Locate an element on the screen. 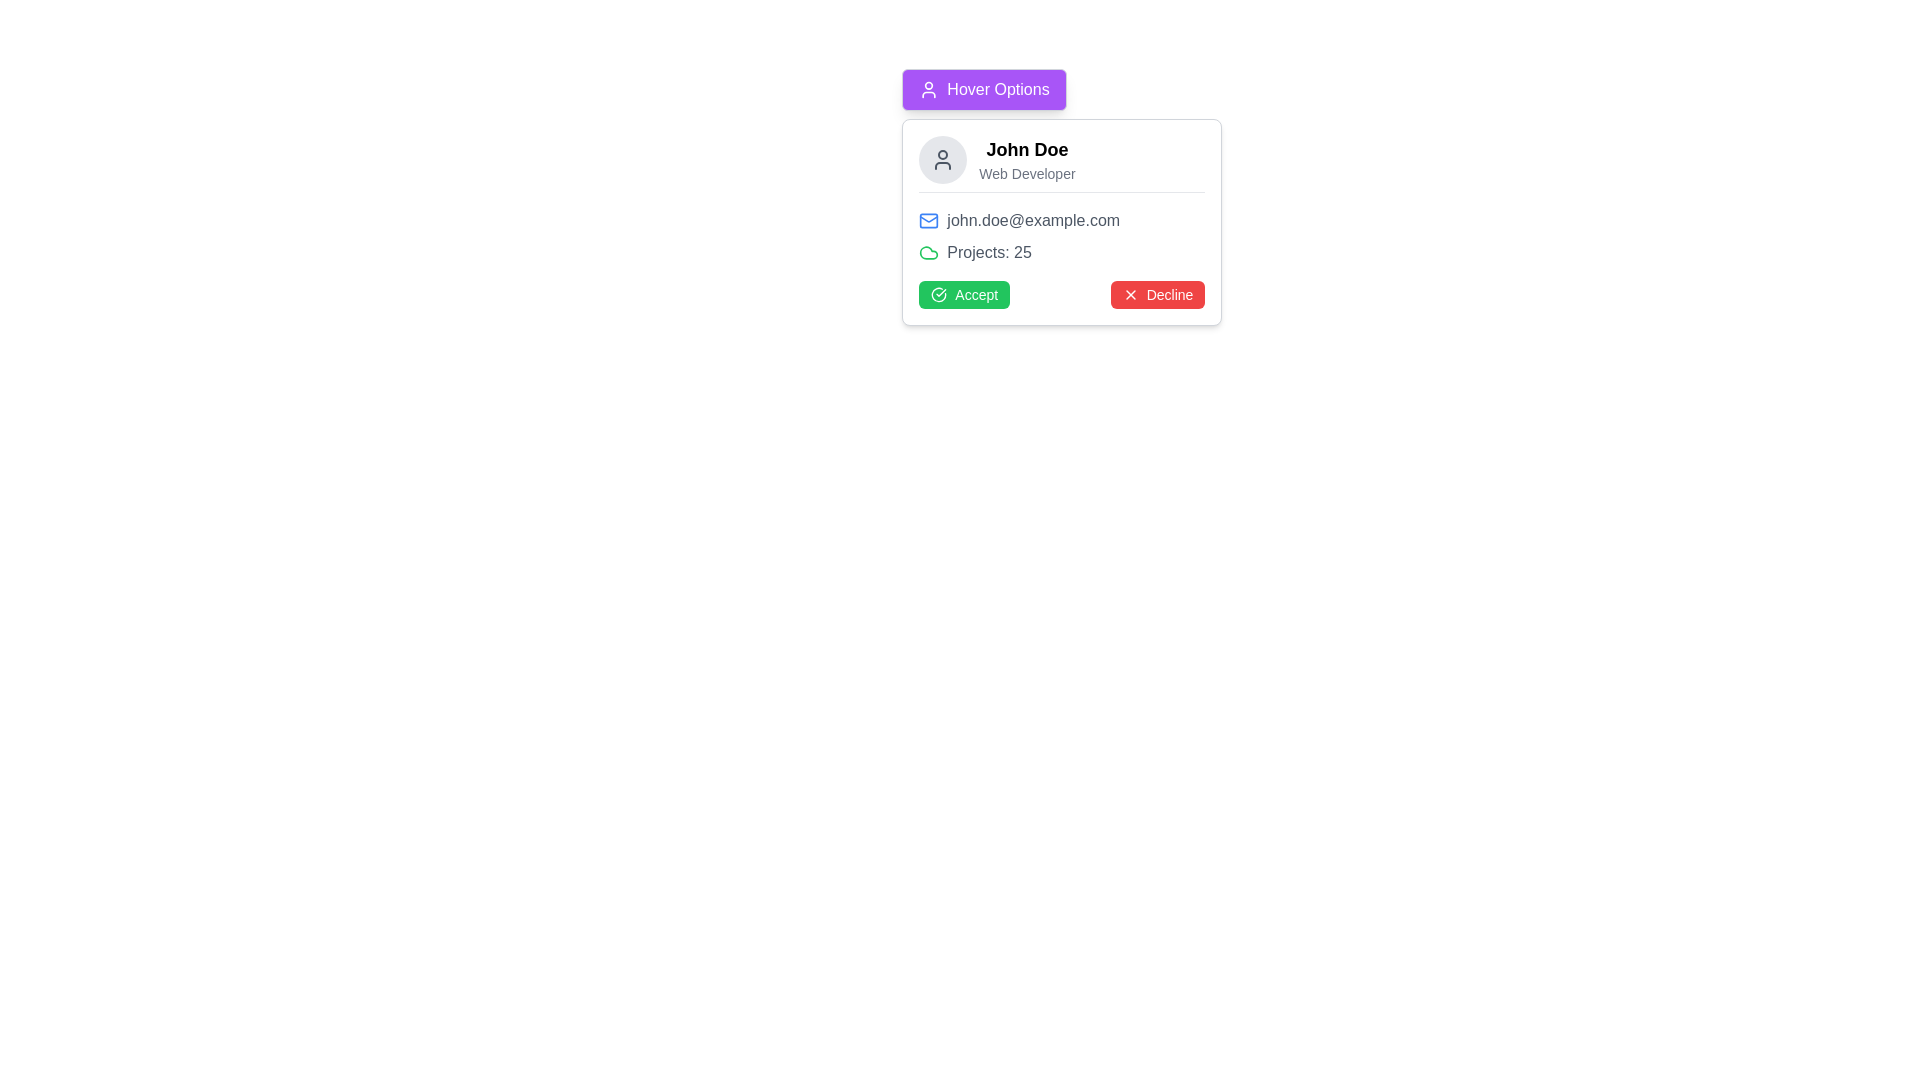 The width and height of the screenshot is (1920, 1080). the text component displaying 'Web Developer' in a small serif font, styled in gray, located below 'John Doe' within the profile card is located at coordinates (1027, 172).